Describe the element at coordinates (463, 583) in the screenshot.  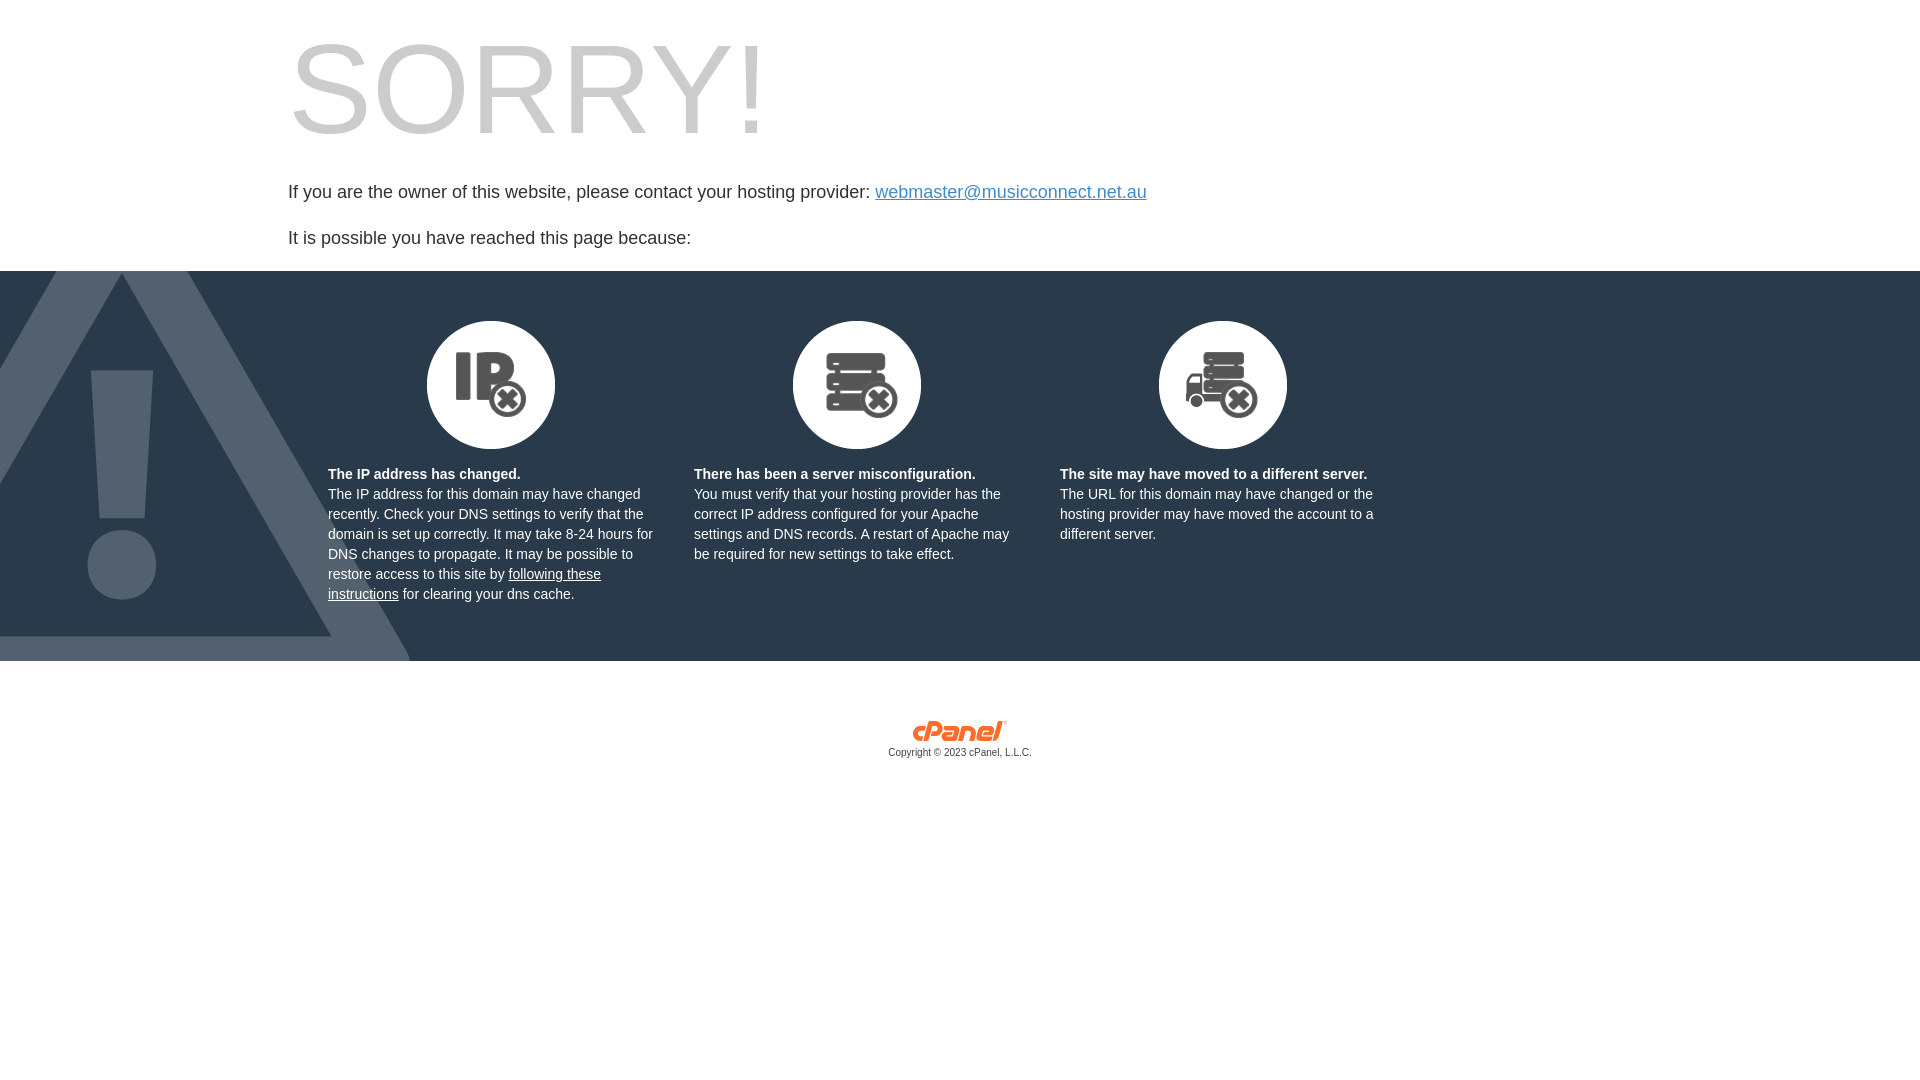
I see `'following these instructions'` at that location.